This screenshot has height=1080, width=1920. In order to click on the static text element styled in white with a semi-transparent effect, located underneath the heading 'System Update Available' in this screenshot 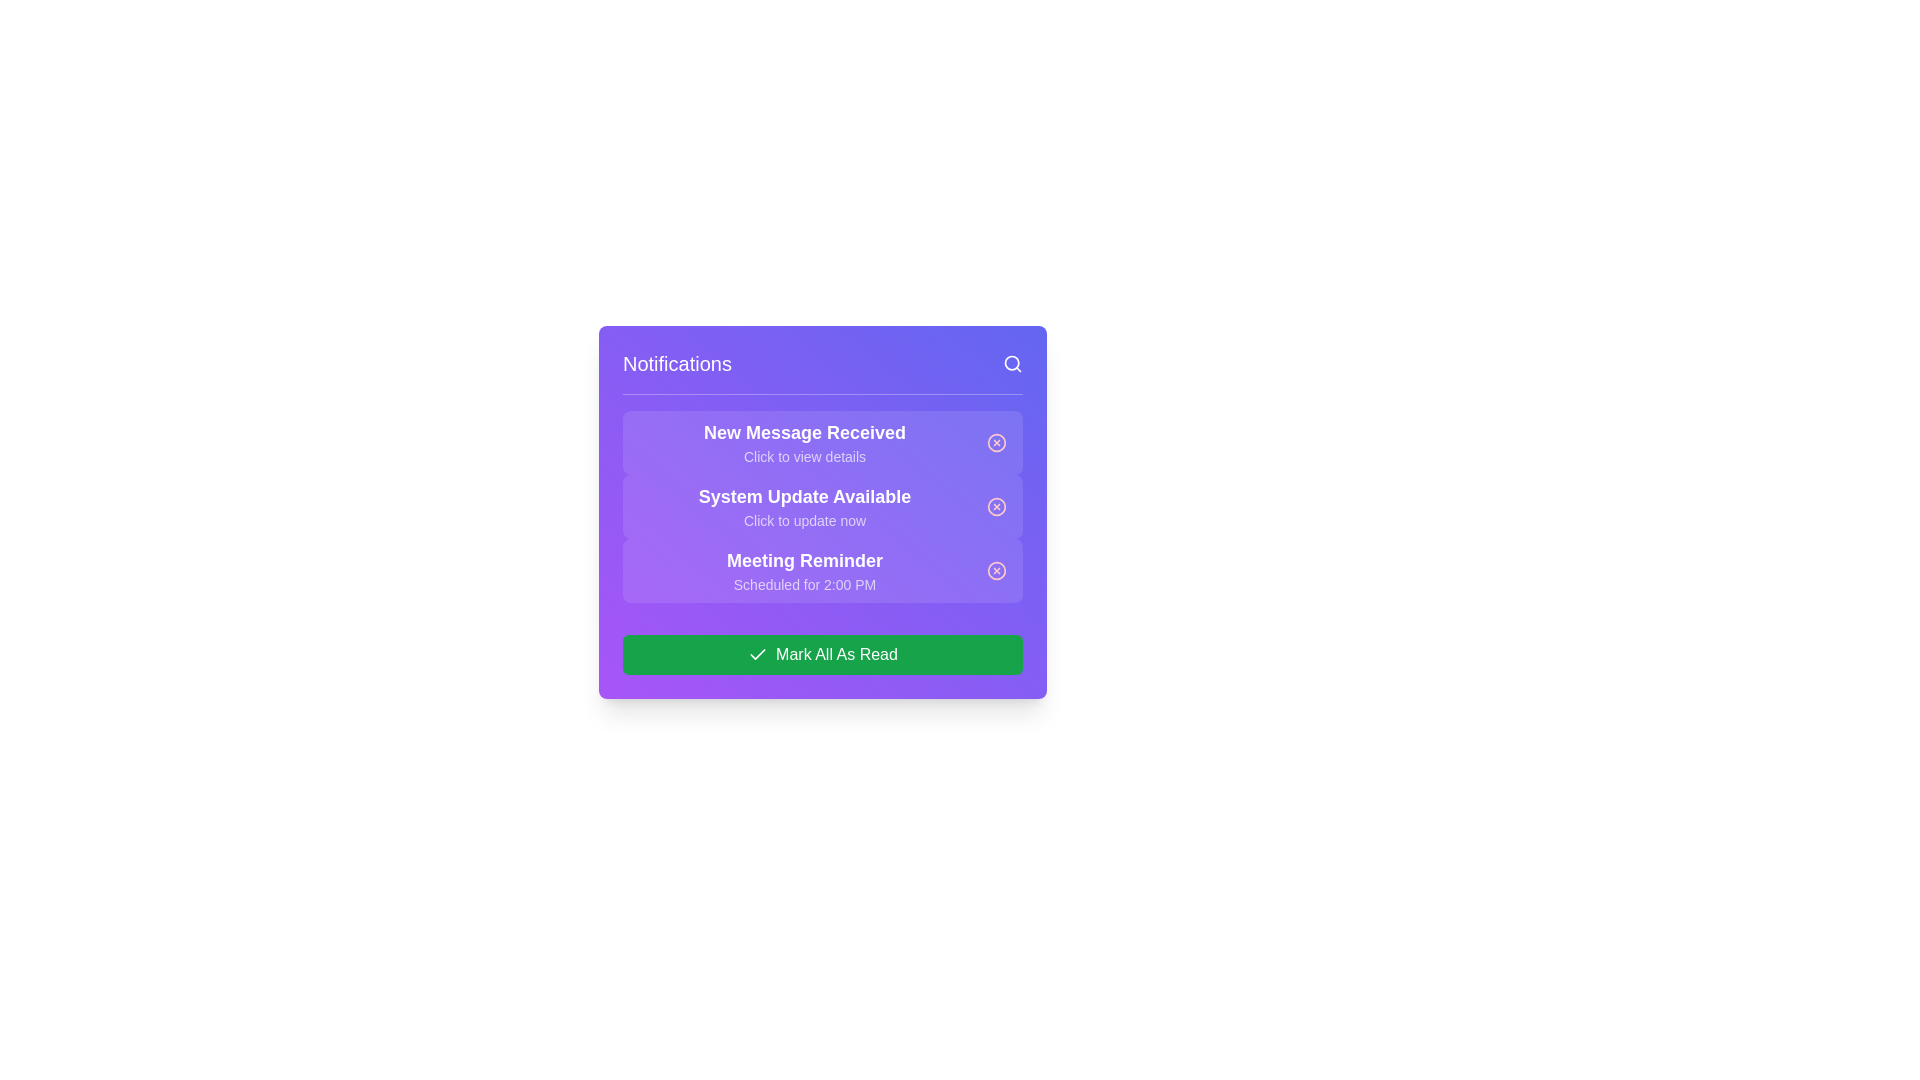, I will do `click(805, 519)`.